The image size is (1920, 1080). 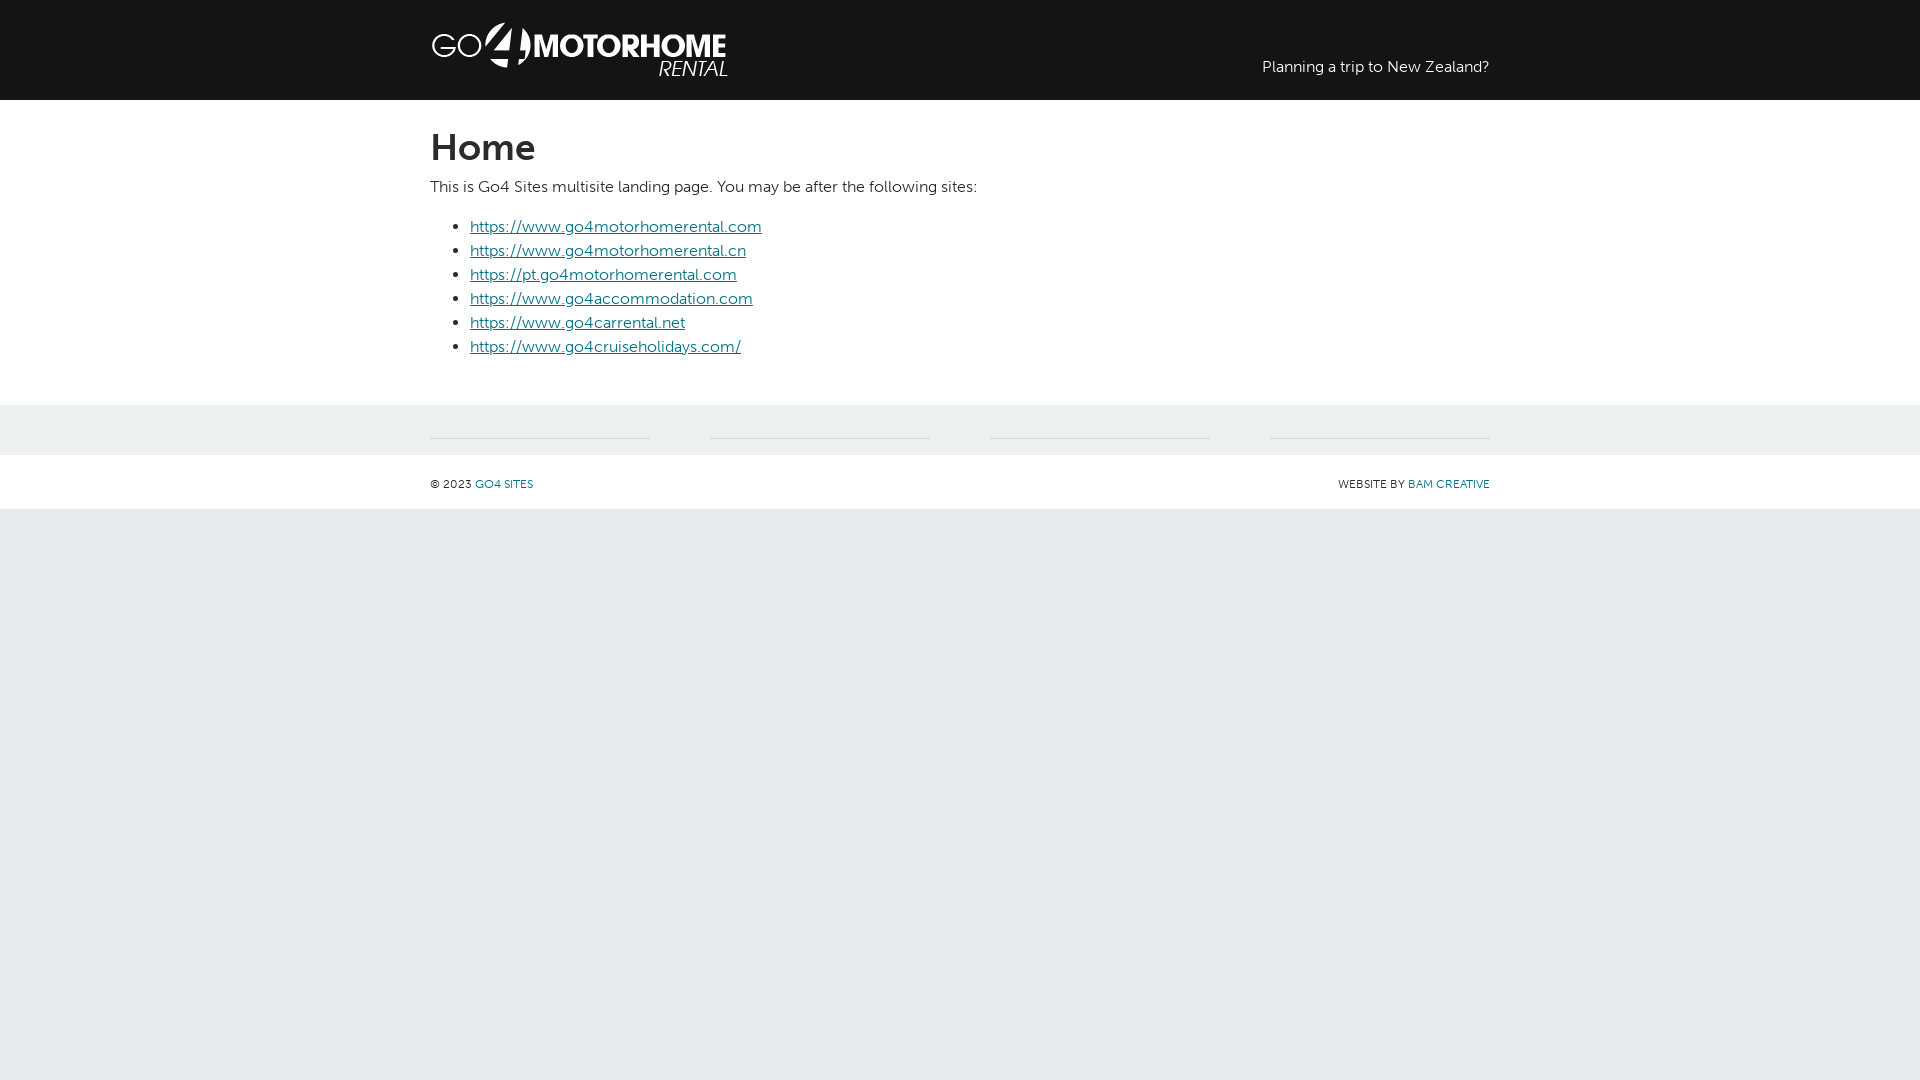 I want to click on 'https://www.go4motorhomerental.com', so click(x=614, y=225).